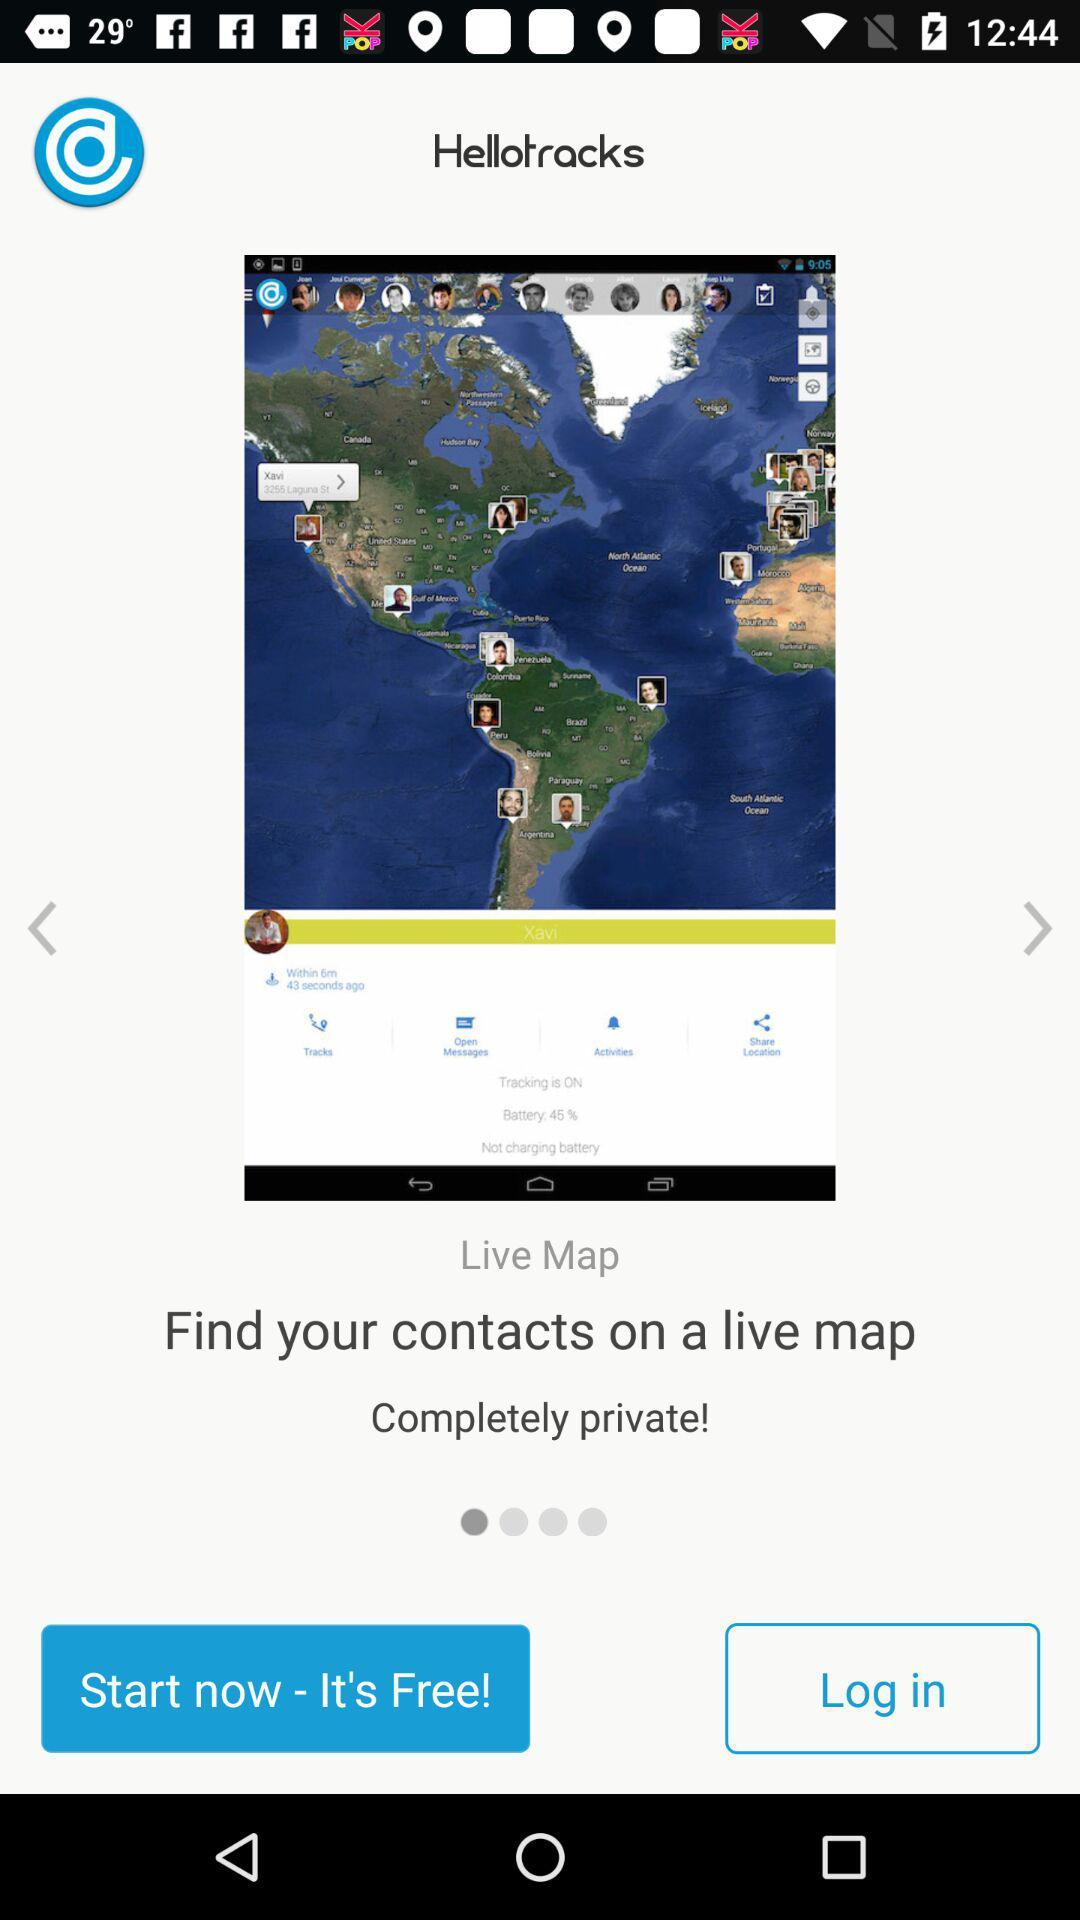 This screenshot has height=1920, width=1080. What do you see at coordinates (881, 1687) in the screenshot?
I see `the log in` at bounding box center [881, 1687].